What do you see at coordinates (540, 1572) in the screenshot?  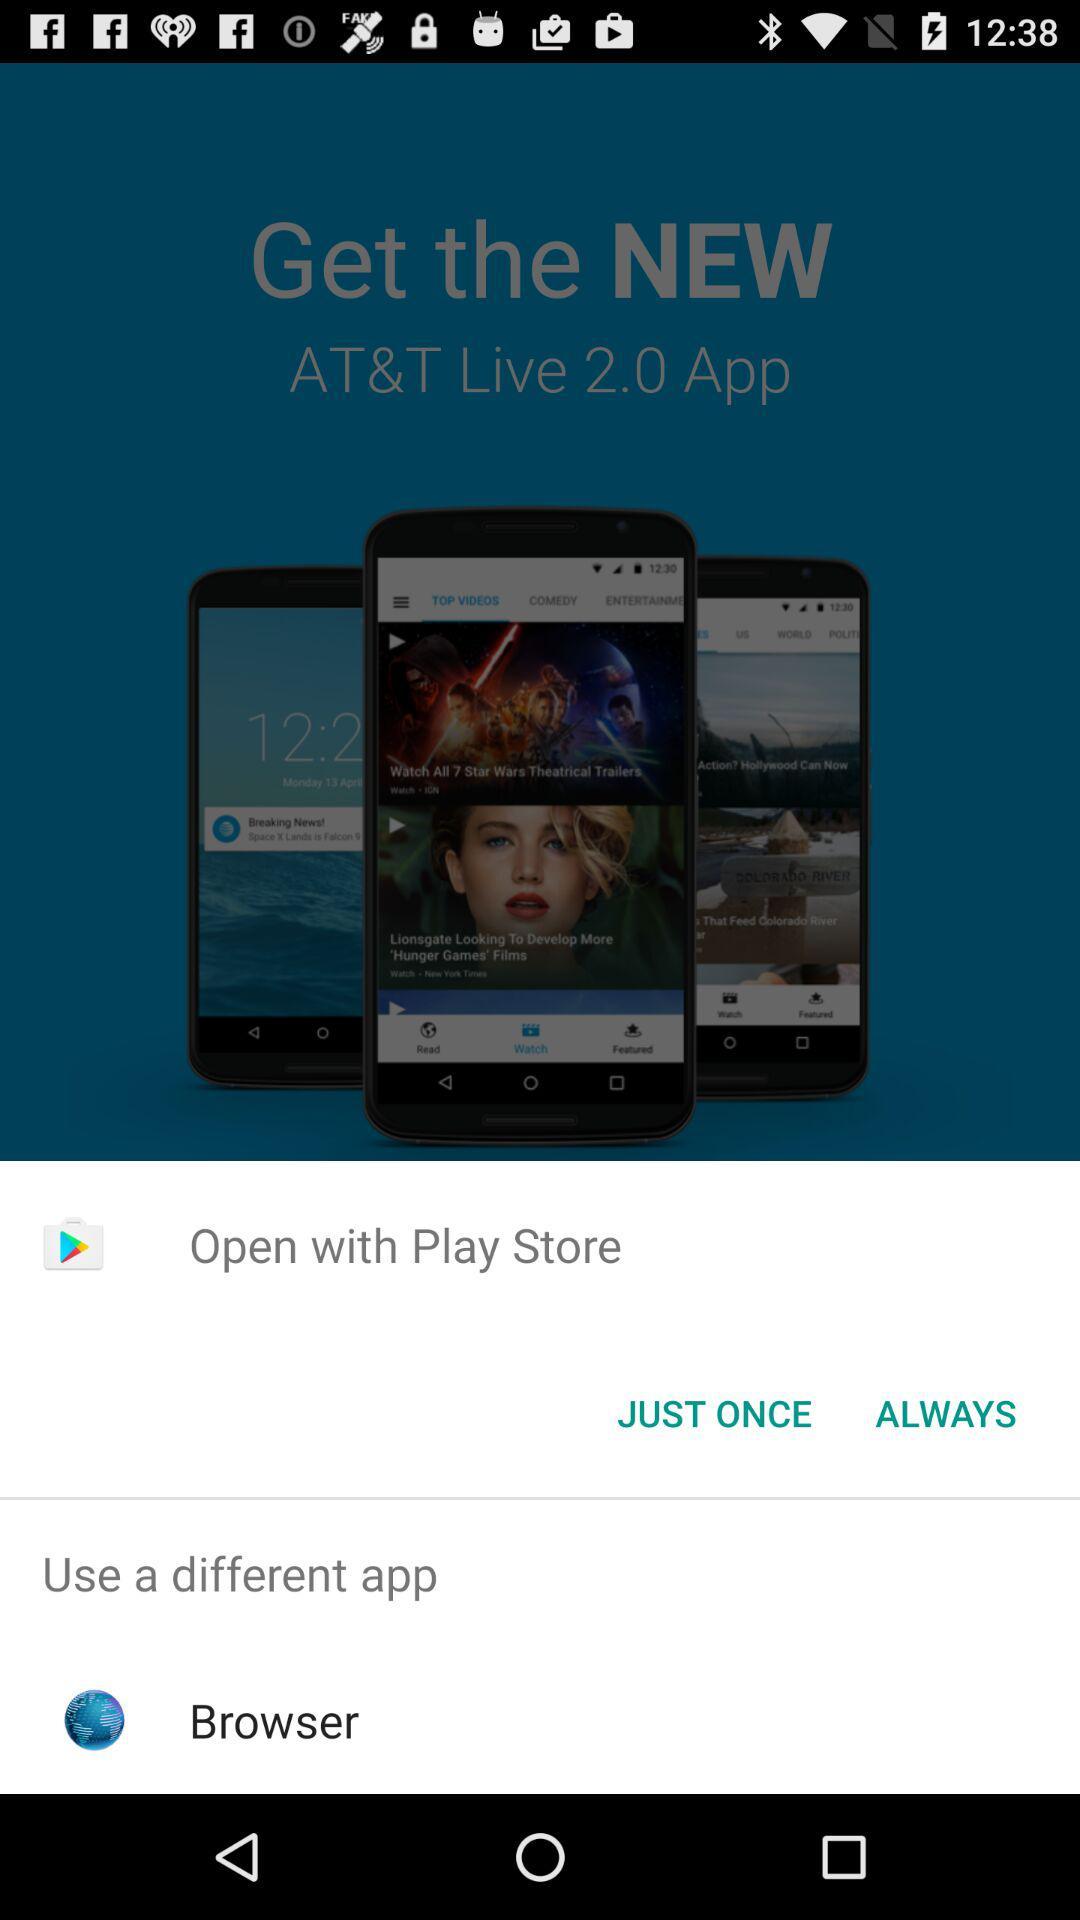 I see `the use a different icon` at bounding box center [540, 1572].